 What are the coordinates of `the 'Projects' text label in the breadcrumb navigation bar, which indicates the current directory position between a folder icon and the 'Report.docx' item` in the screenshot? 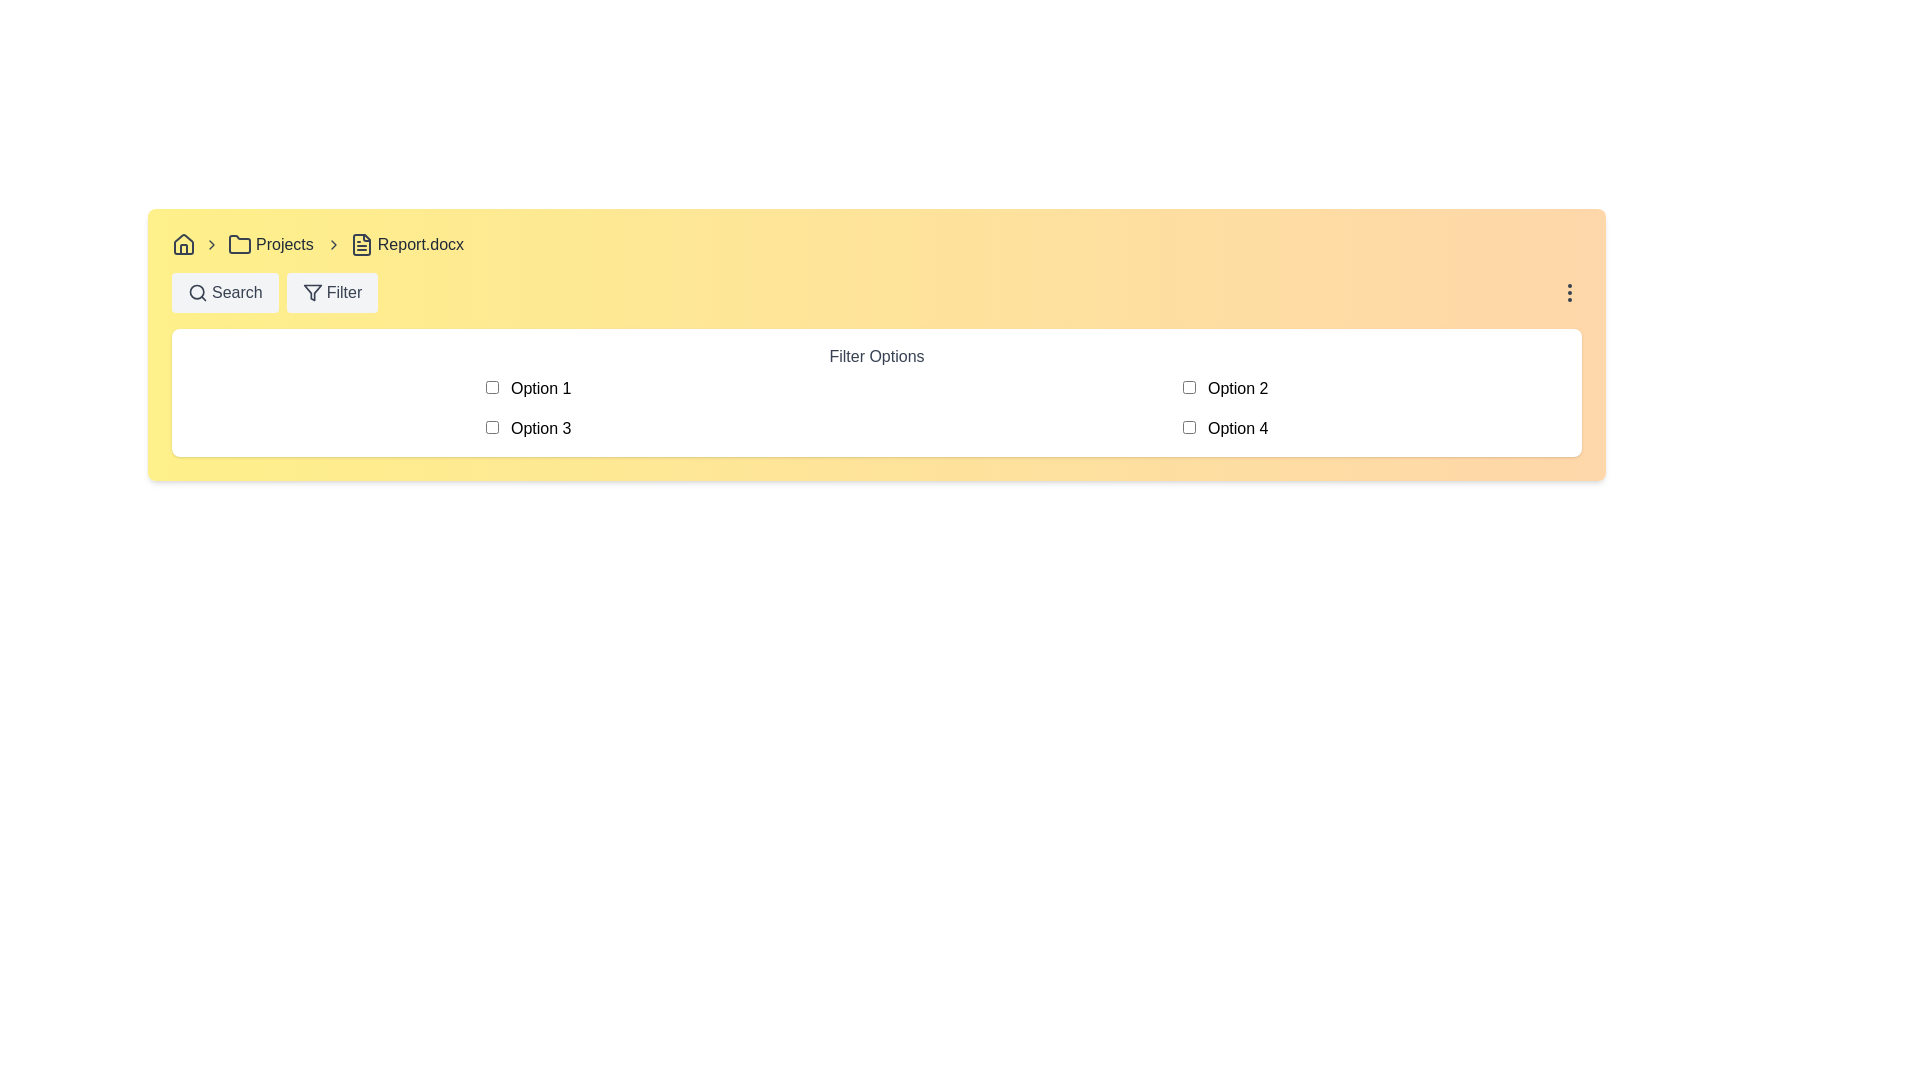 It's located at (283, 244).